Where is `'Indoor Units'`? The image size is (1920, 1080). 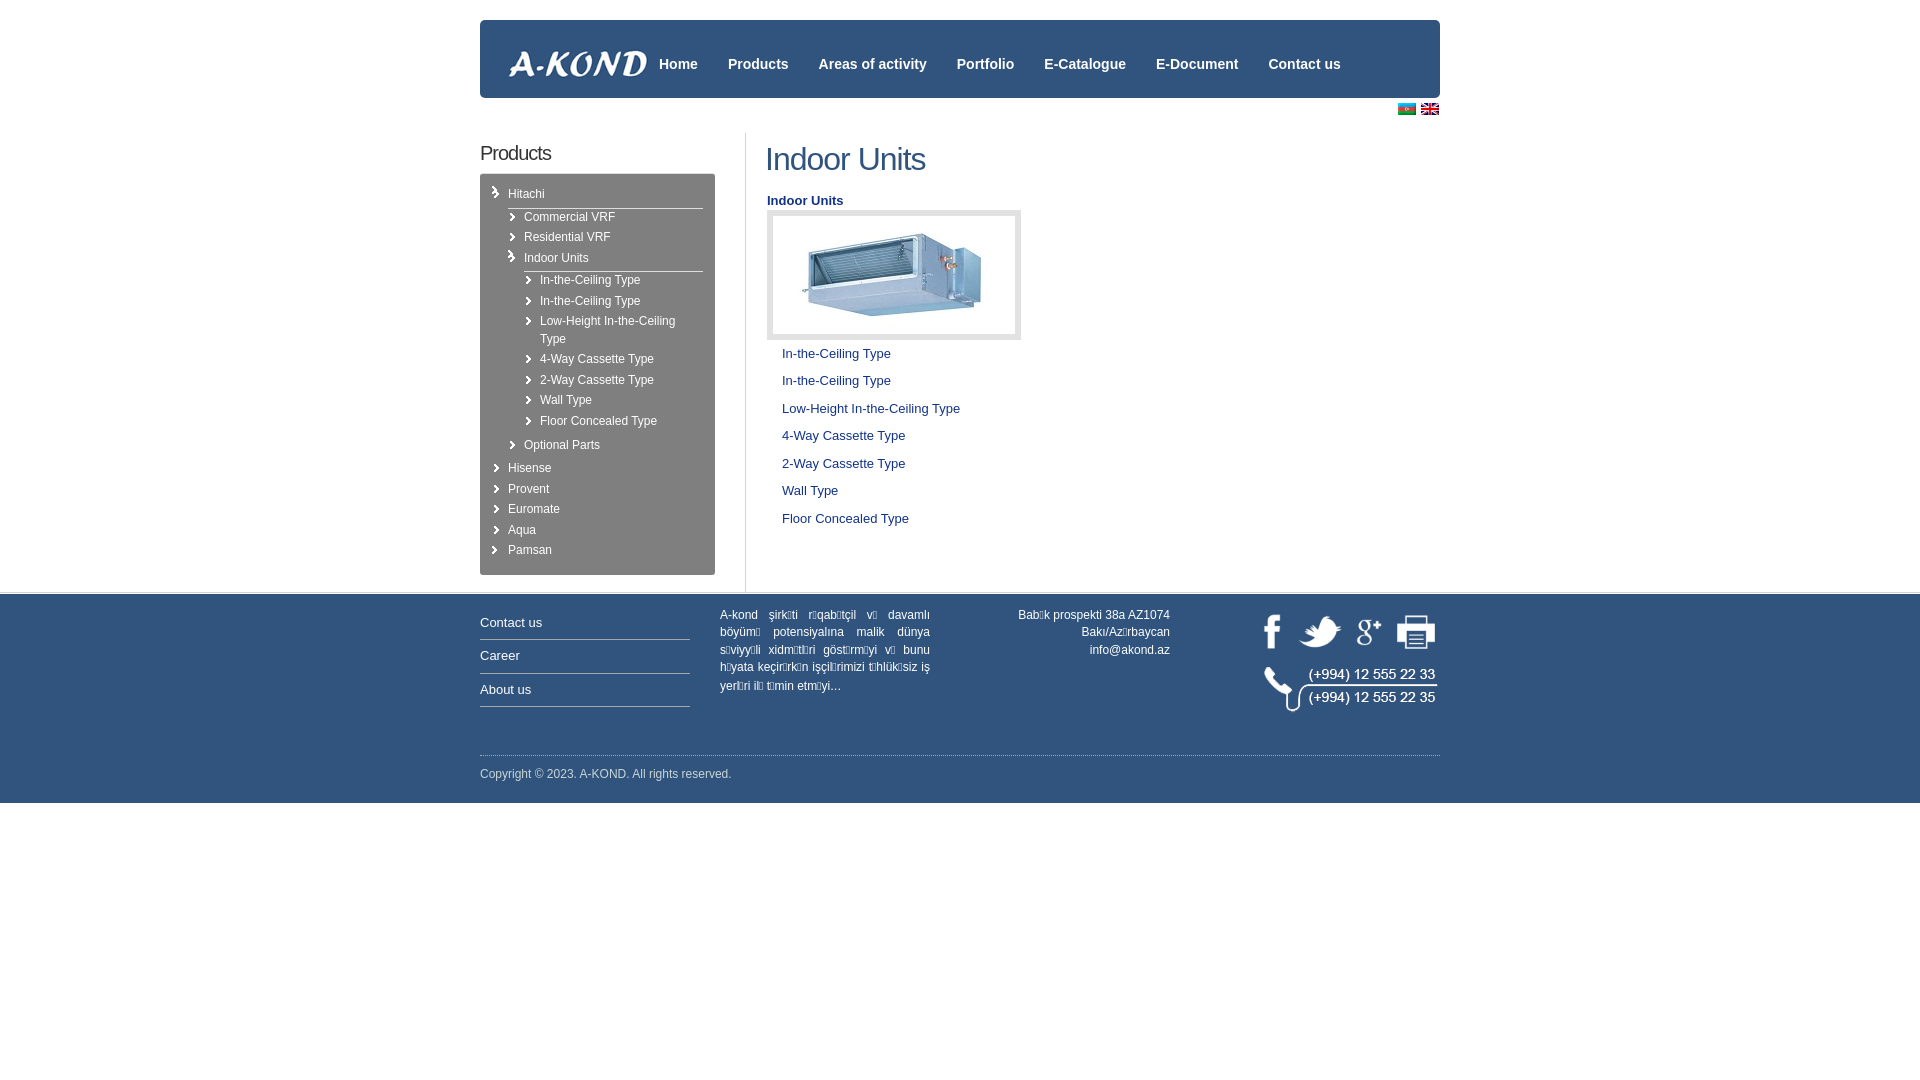
'Indoor Units' is located at coordinates (556, 257).